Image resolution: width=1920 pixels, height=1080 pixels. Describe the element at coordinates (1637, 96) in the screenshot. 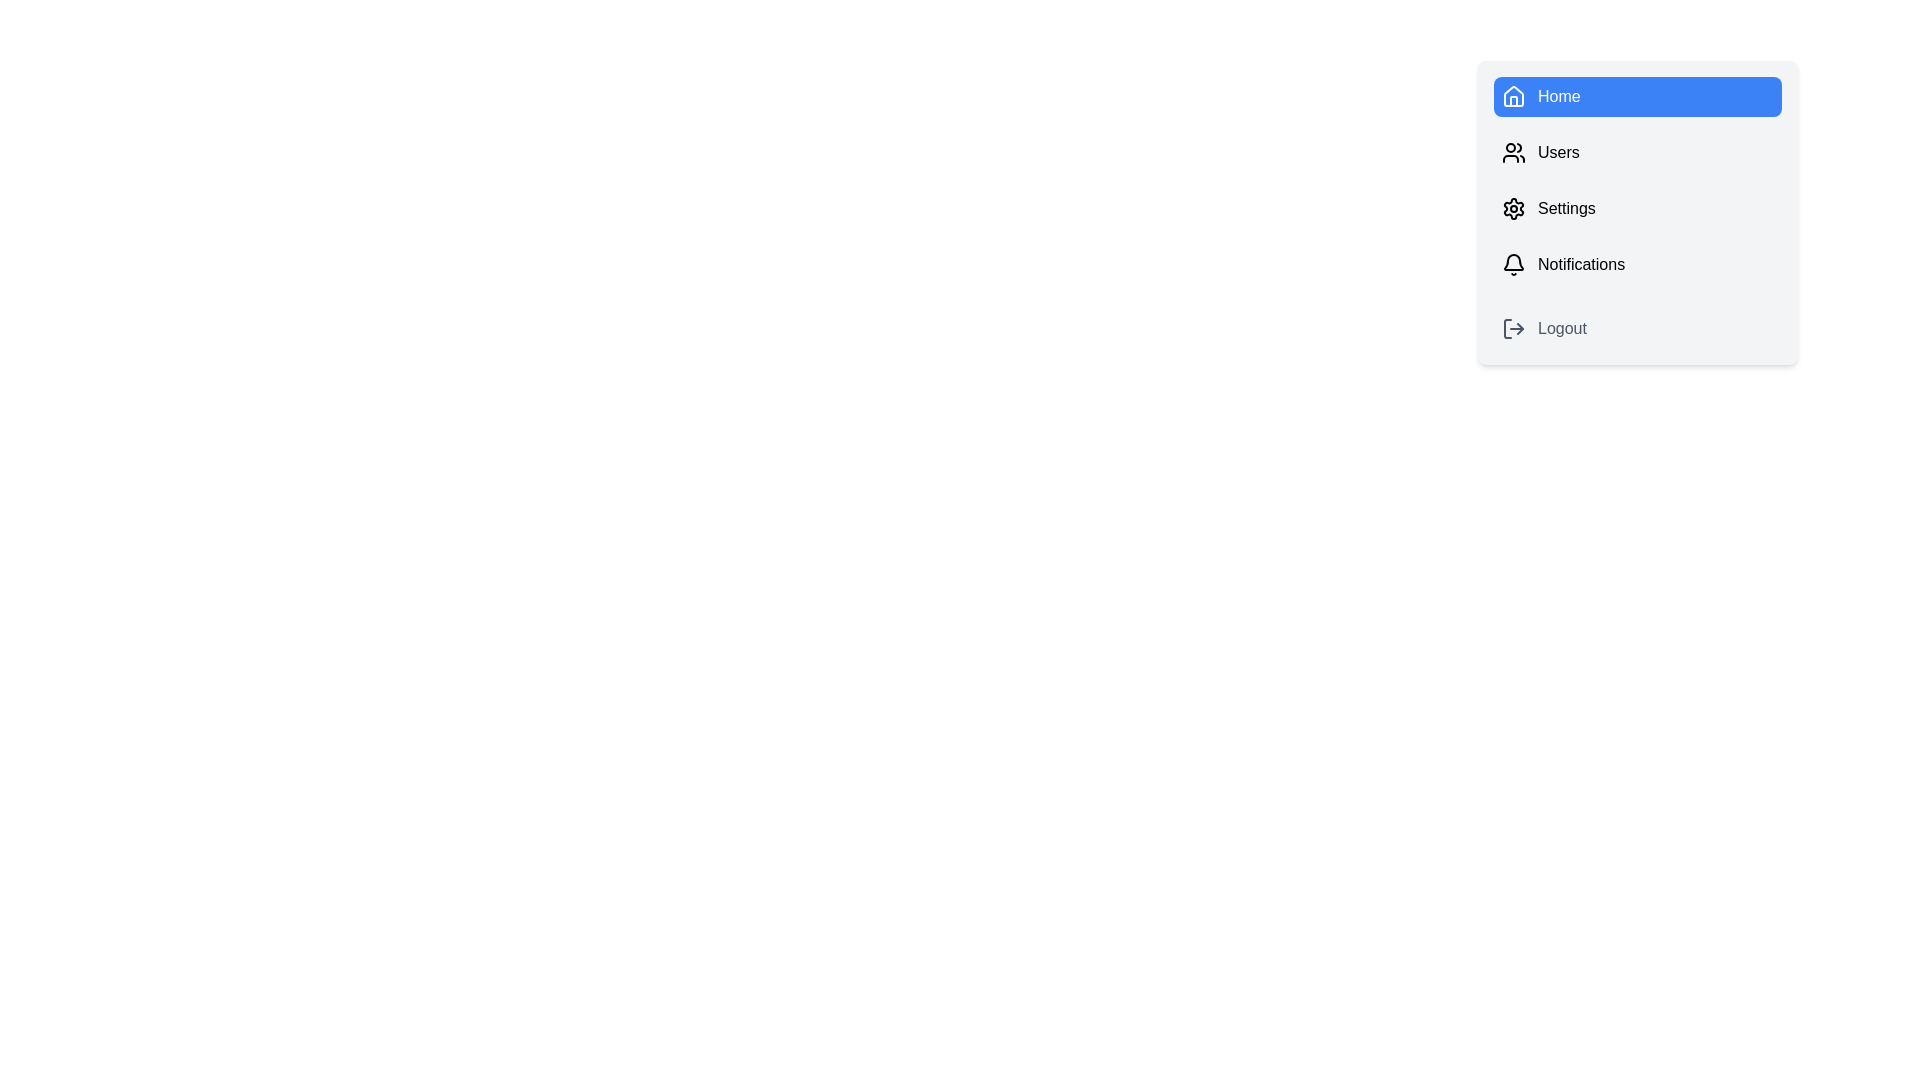

I see `the navigation button located at the top of the vertical list` at that location.